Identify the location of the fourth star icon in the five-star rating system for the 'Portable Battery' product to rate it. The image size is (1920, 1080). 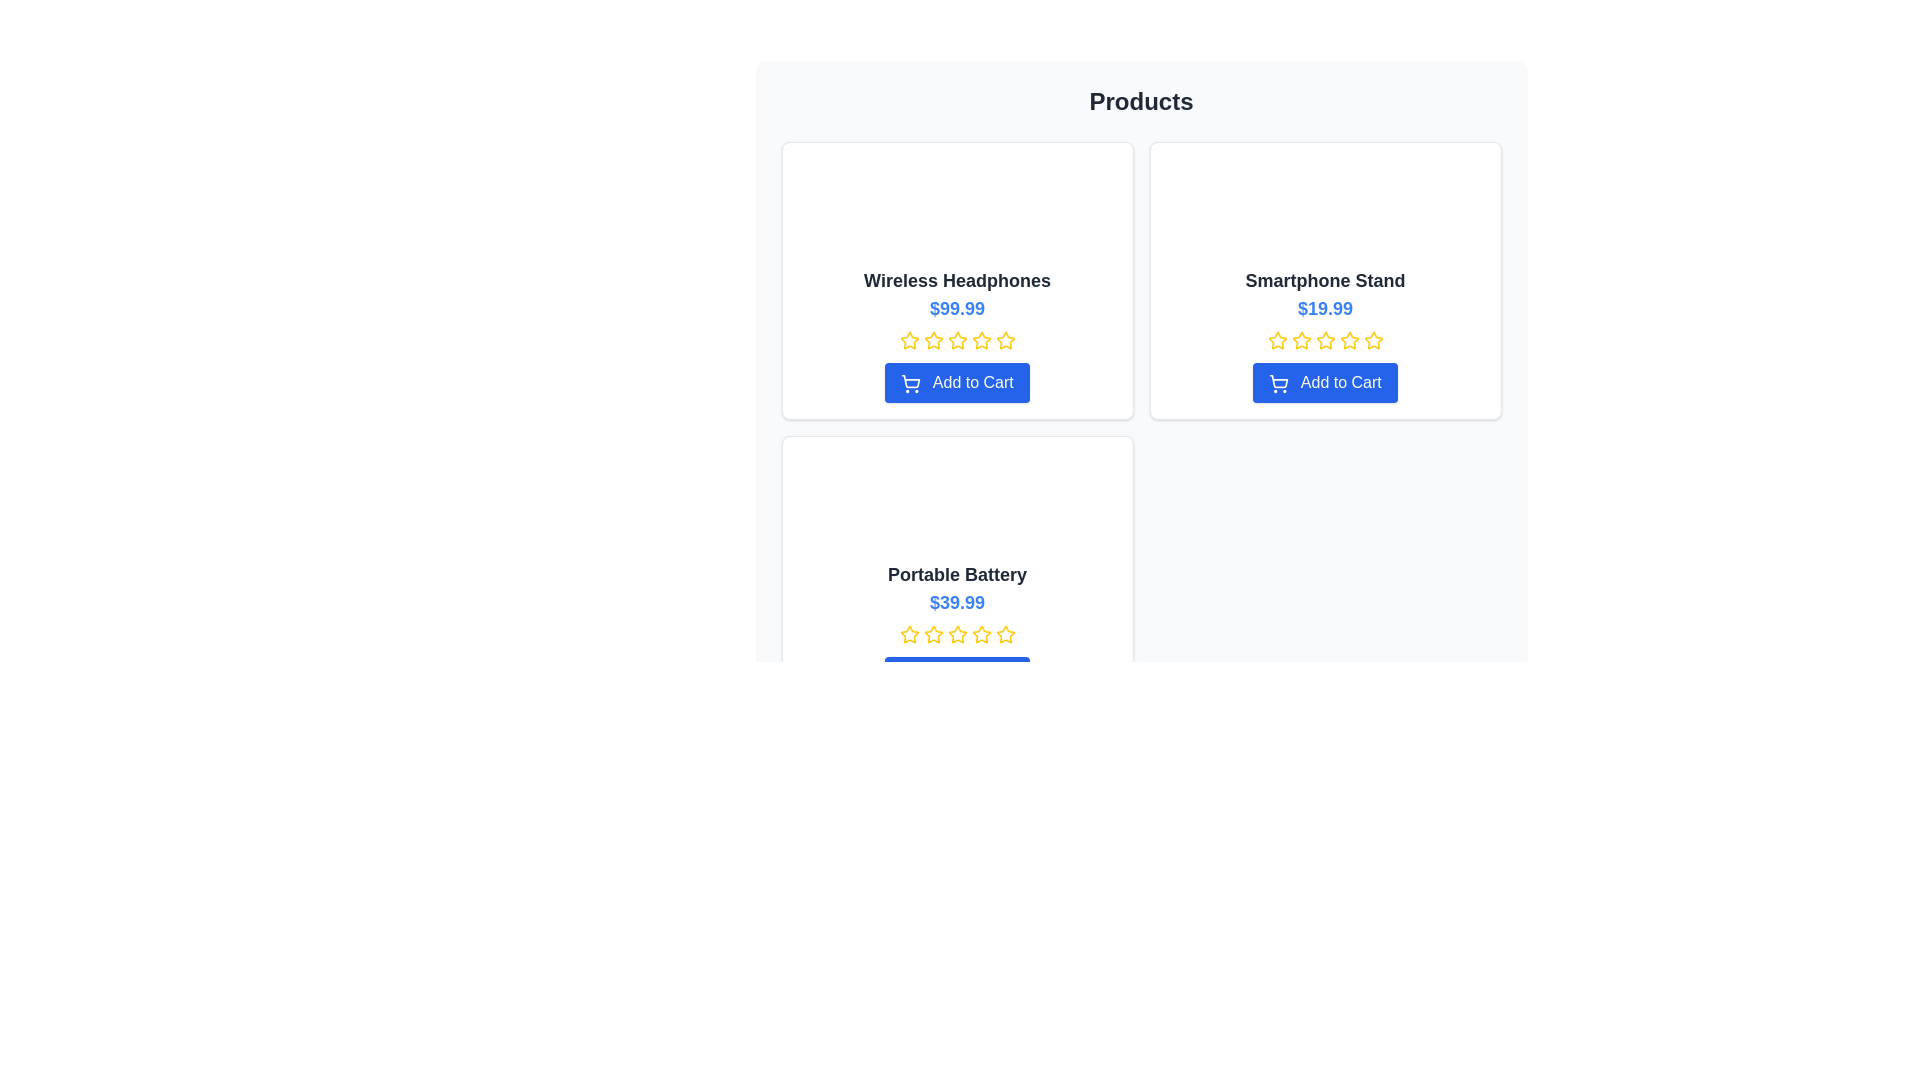
(1005, 634).